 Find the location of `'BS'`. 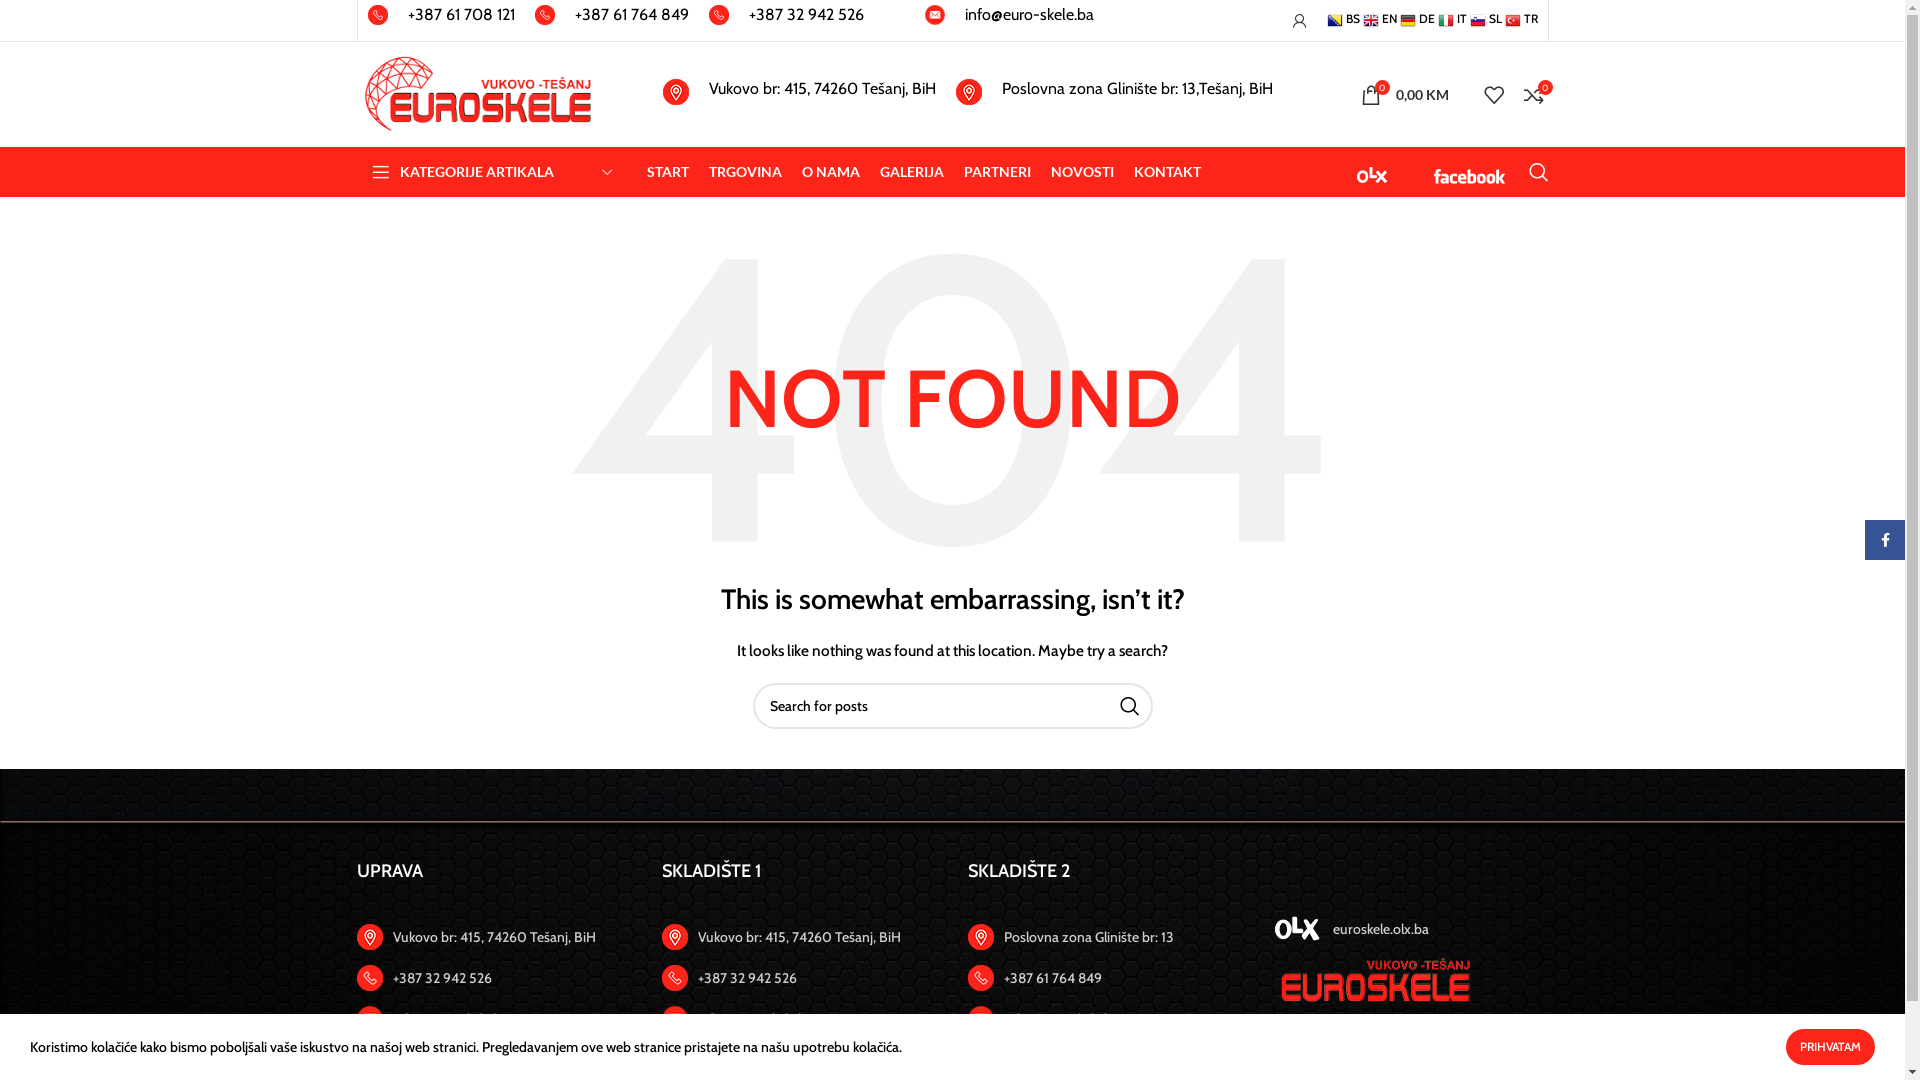

'BS' is located at coordinates (1342, 18).